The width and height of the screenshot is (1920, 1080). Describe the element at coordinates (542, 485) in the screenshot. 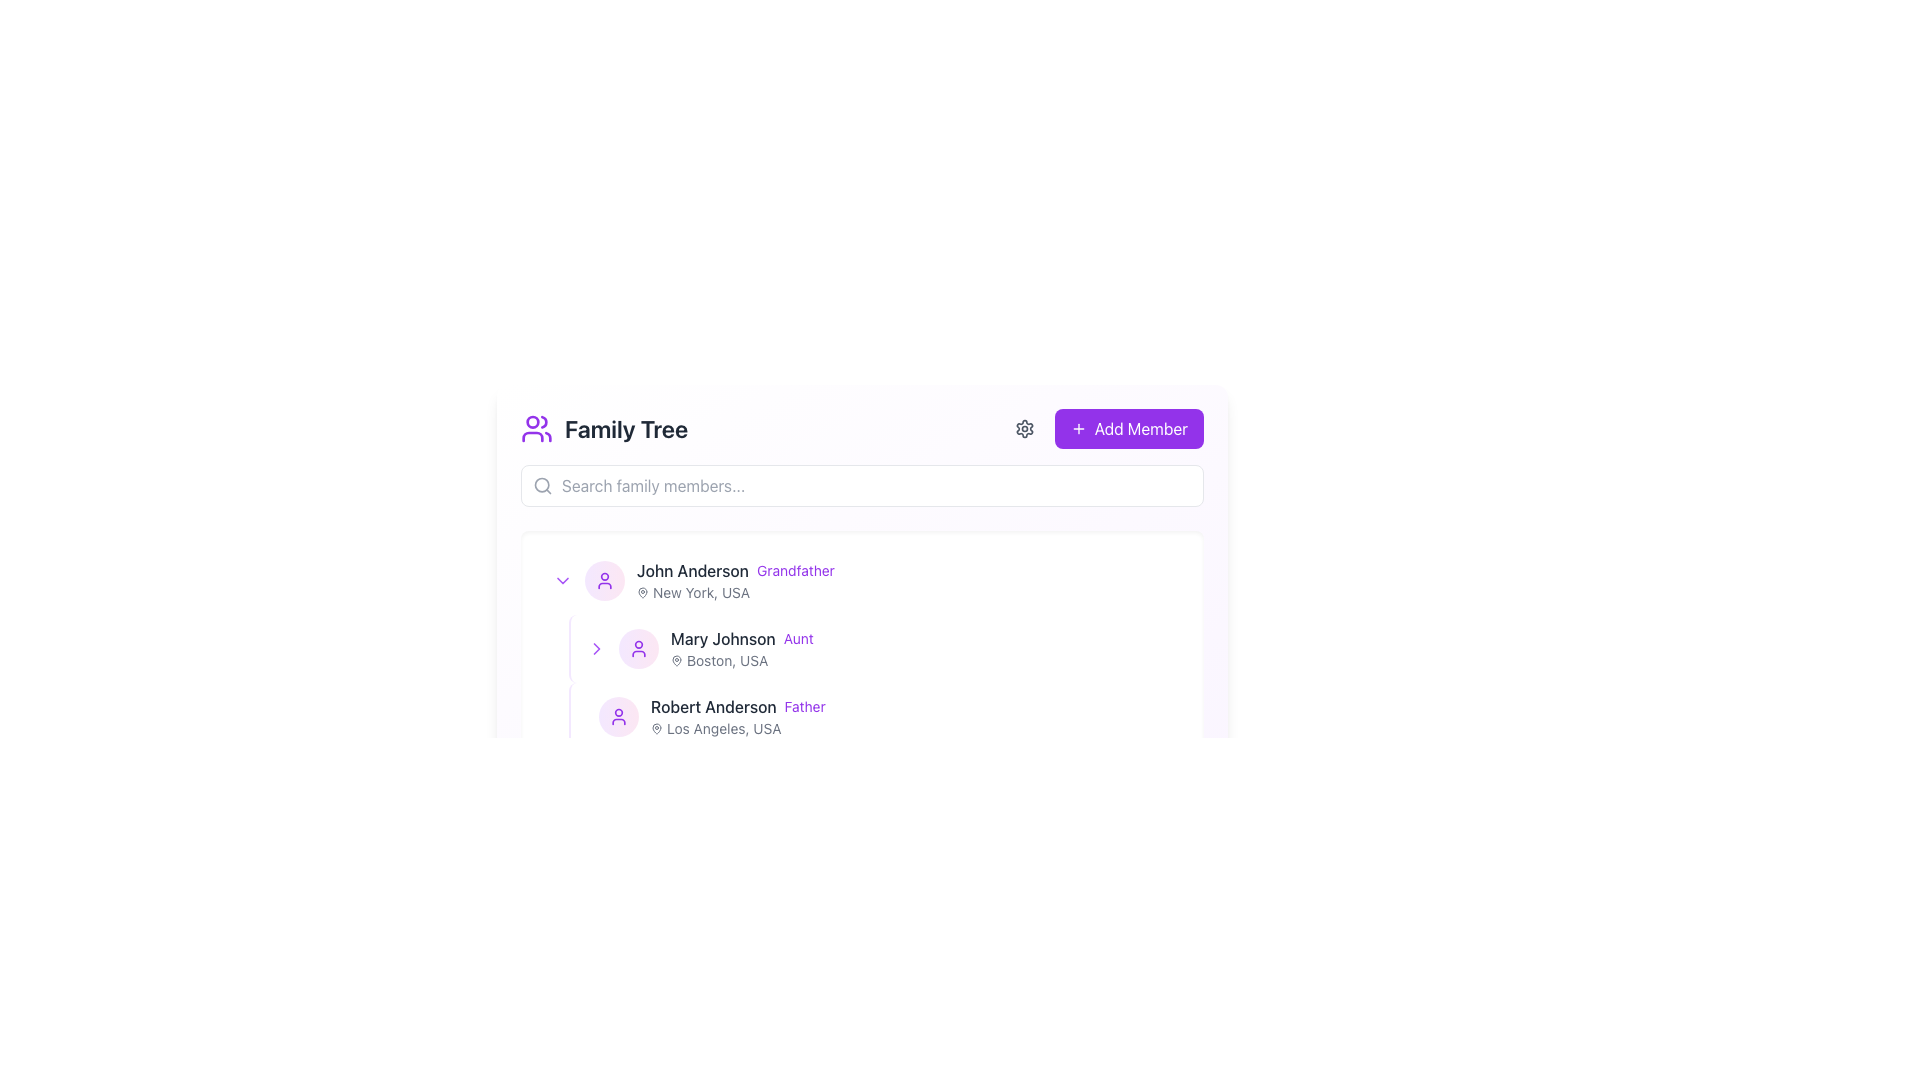

I see `the inner circular component of the magnifying glass icon to trigger a search-related action` at that location.